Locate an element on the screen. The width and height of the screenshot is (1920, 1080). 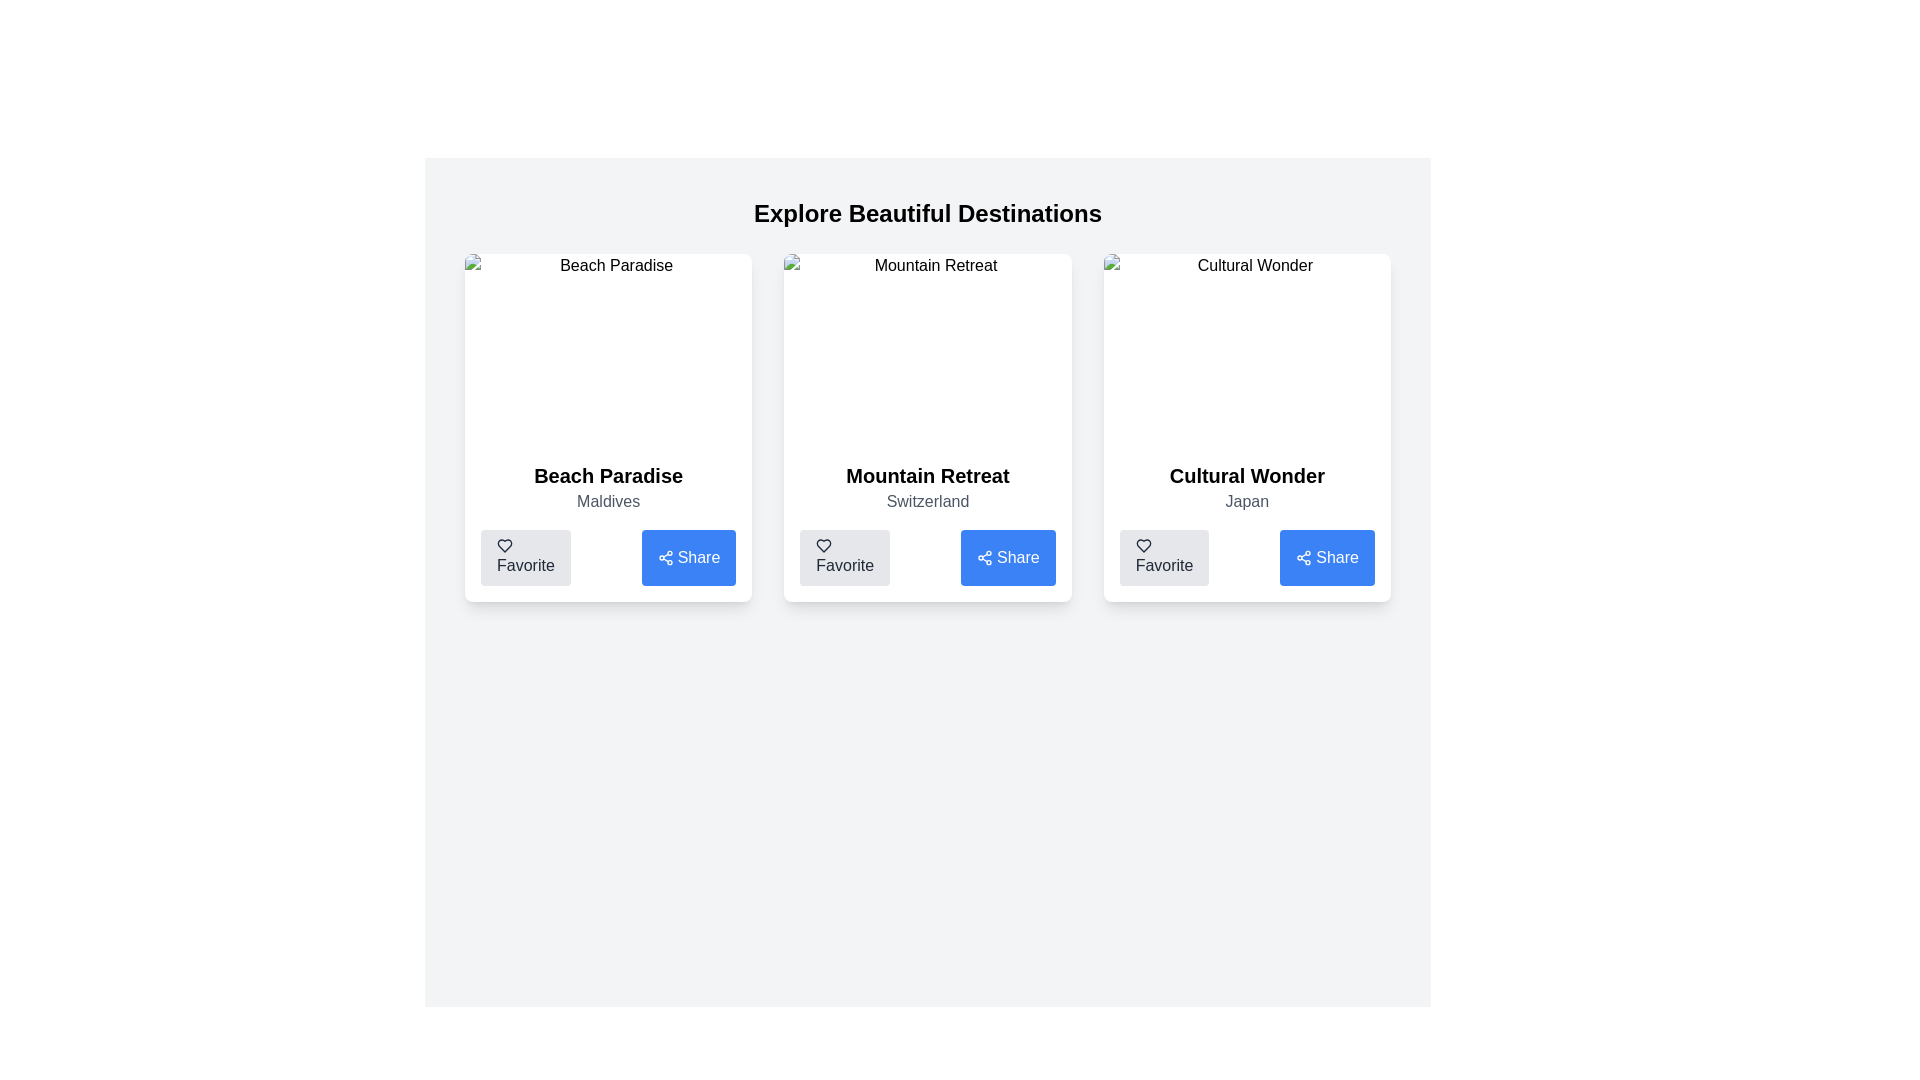
the heart-shaped icon within the 'Favorite' button located at the bottom-left of the 'Beach Paradise Maldives' card to mark it as favorite is located at coordinates (504, 546).